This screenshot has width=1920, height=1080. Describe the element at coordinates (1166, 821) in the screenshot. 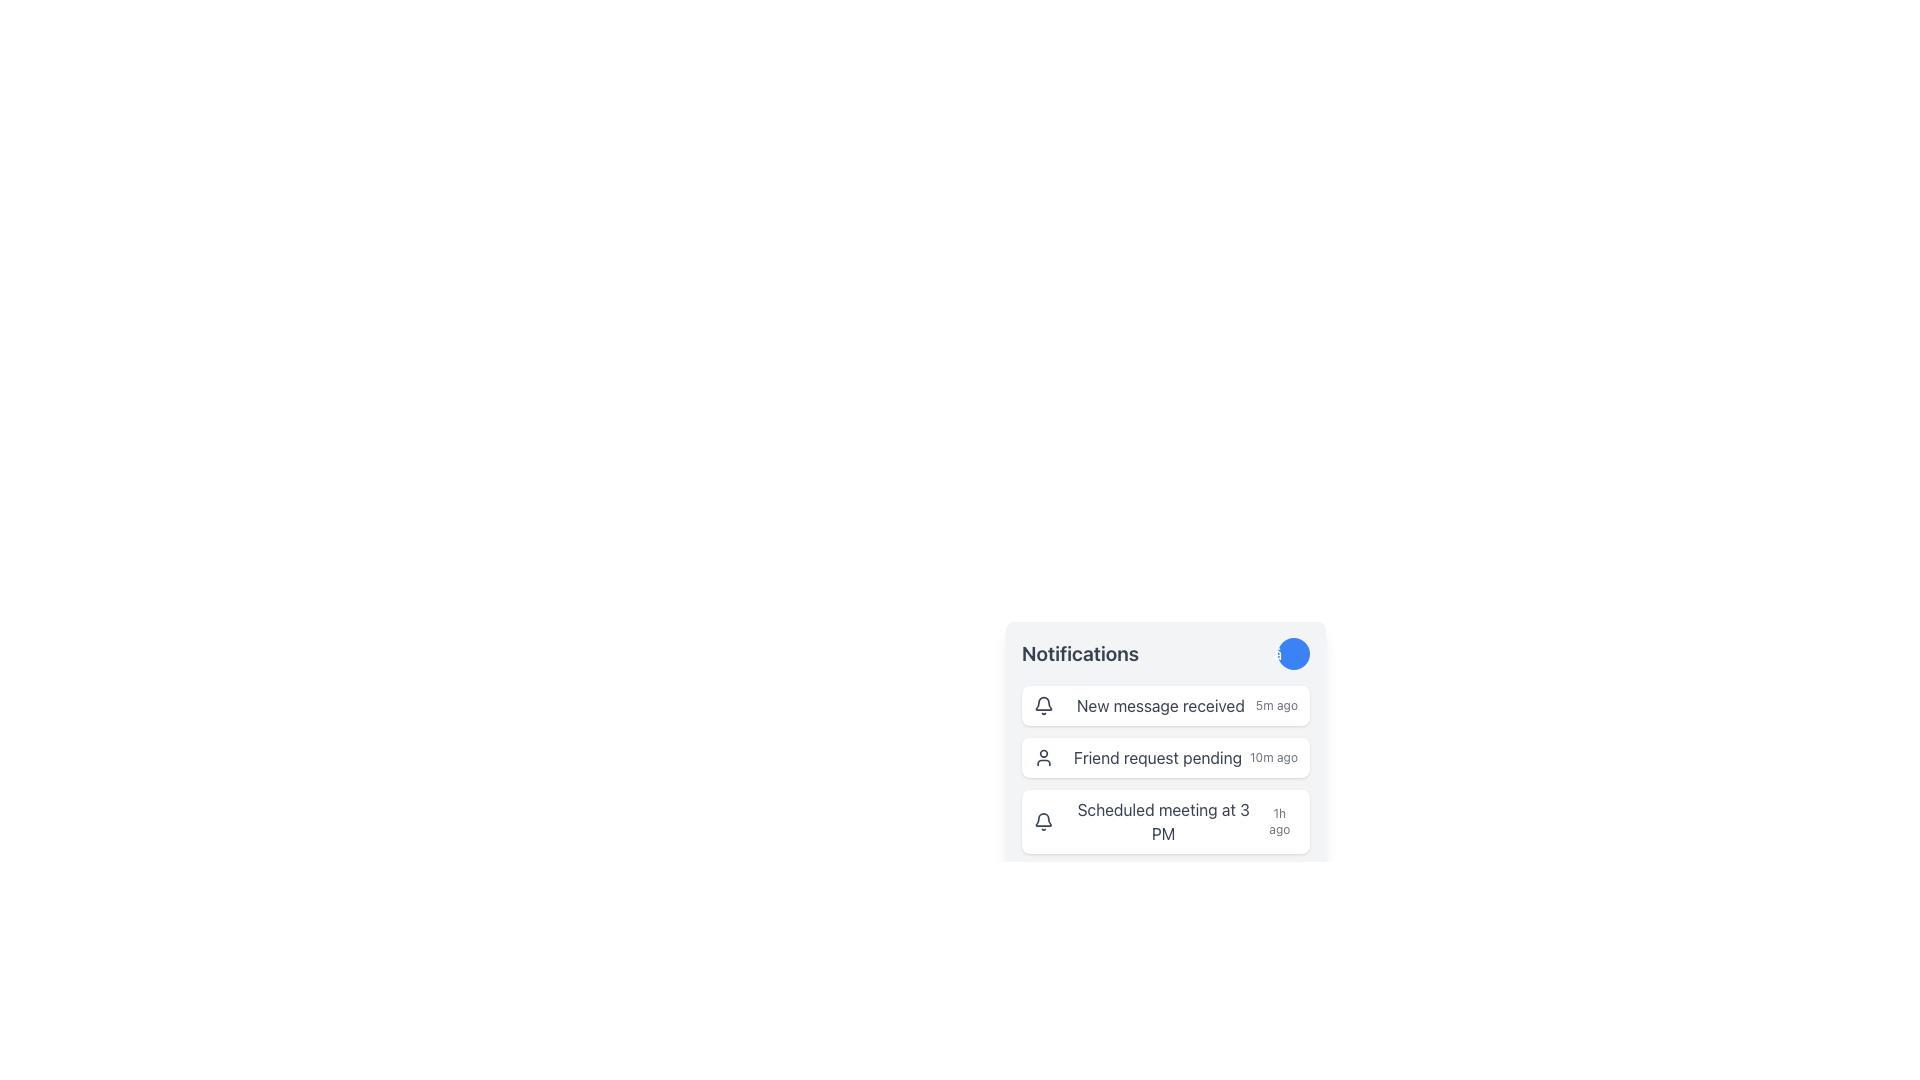

I see `third notification card that displays 'Scheduled meeting at 3 PM' and '1h ago' by clicking on its center point` at that location.